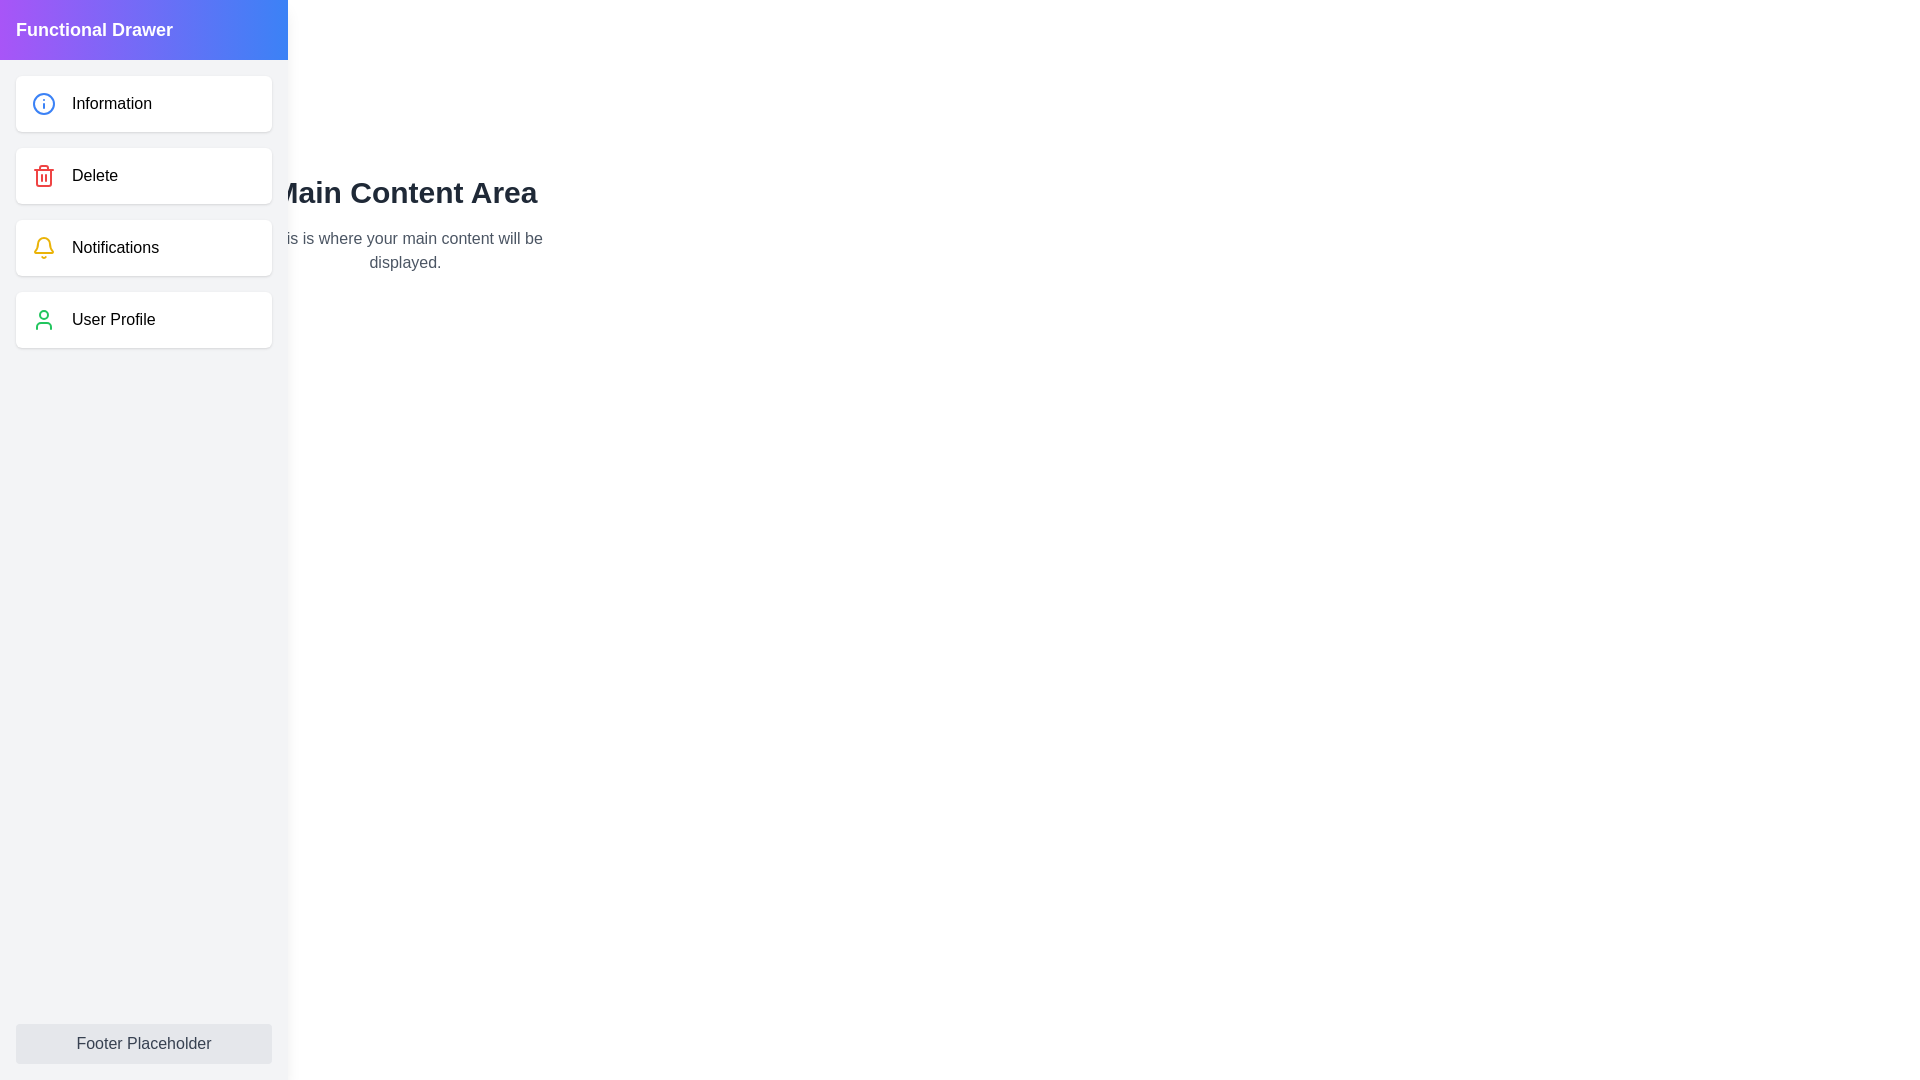 The image size is (1920, 1080). I want to click on the circle that is centrally located within the 'Information' icon in the left drawer, which signifies informational content, so click(43, 104).